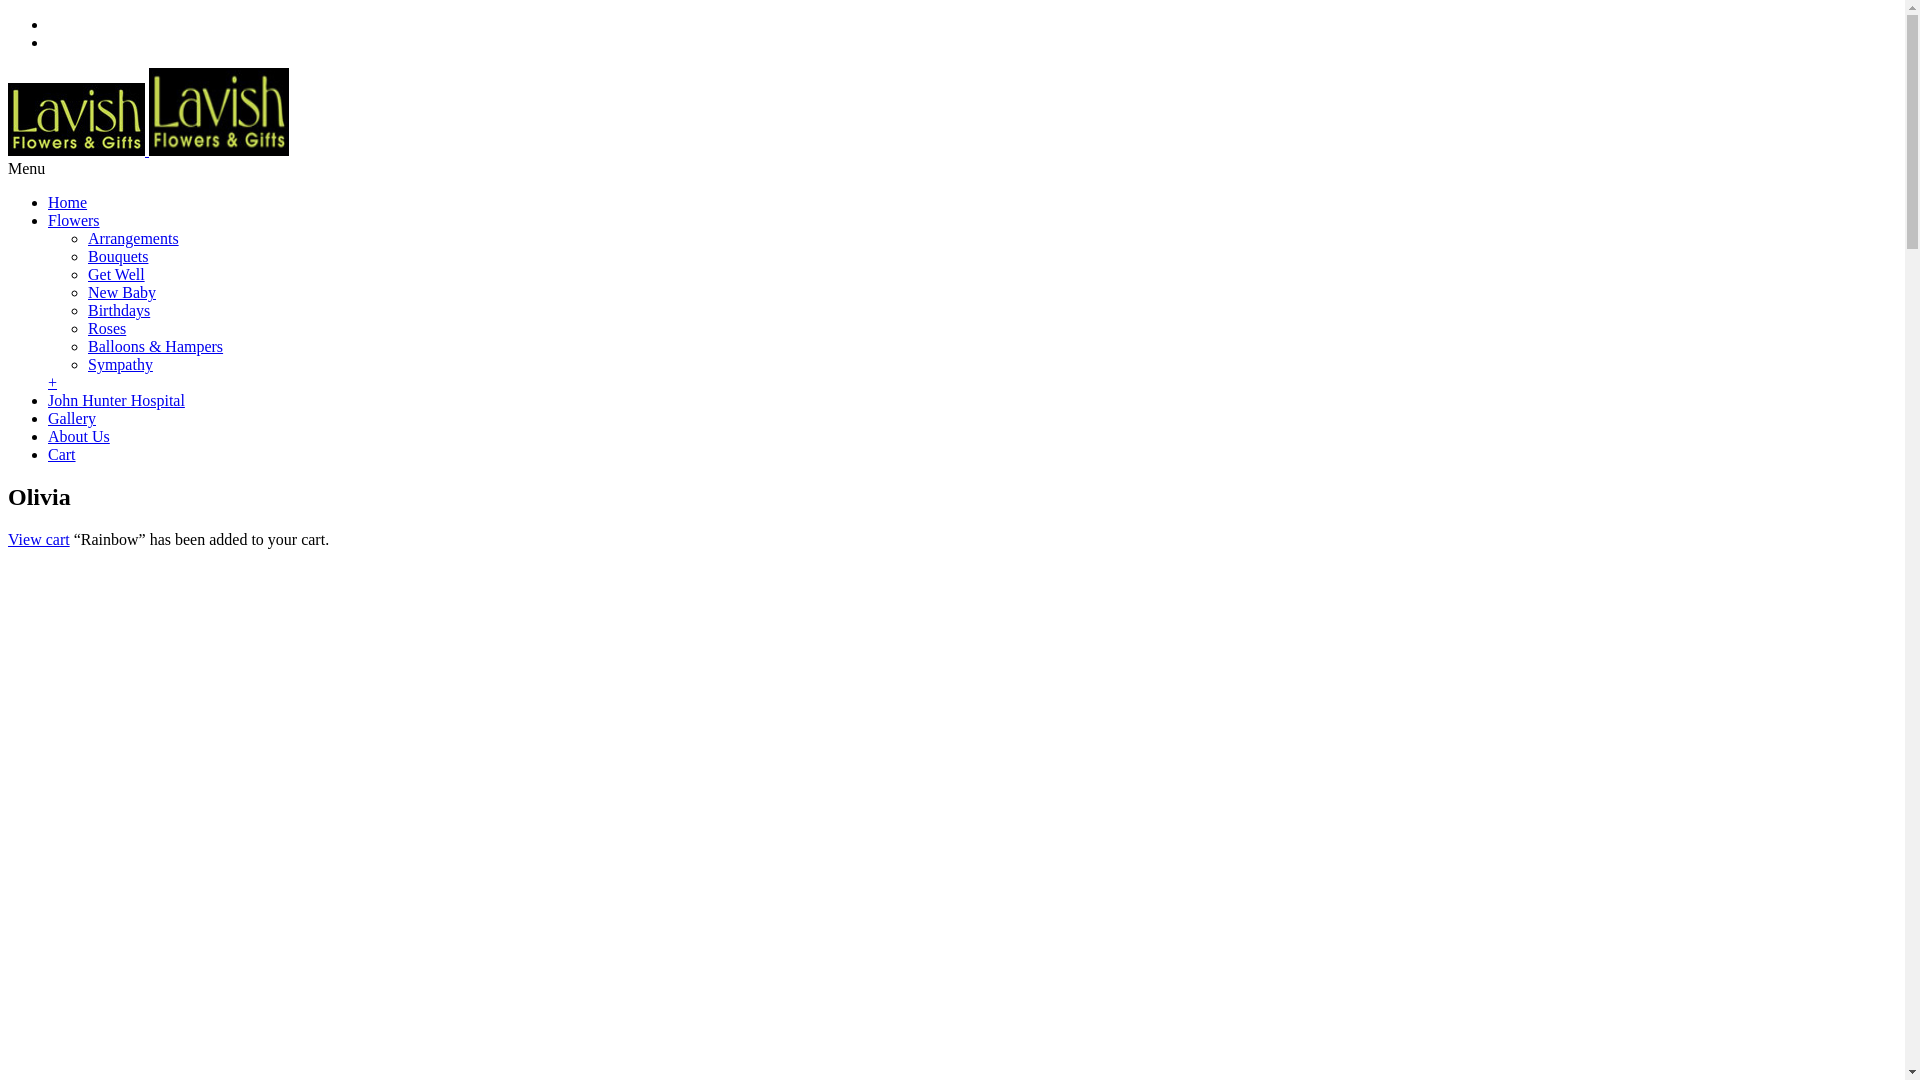 Image resolution: width=1920 pixels, height=1080 pixels. Describe the element at coordinates (38, 538) in the screenshot. I see `'View cart'` at that location.